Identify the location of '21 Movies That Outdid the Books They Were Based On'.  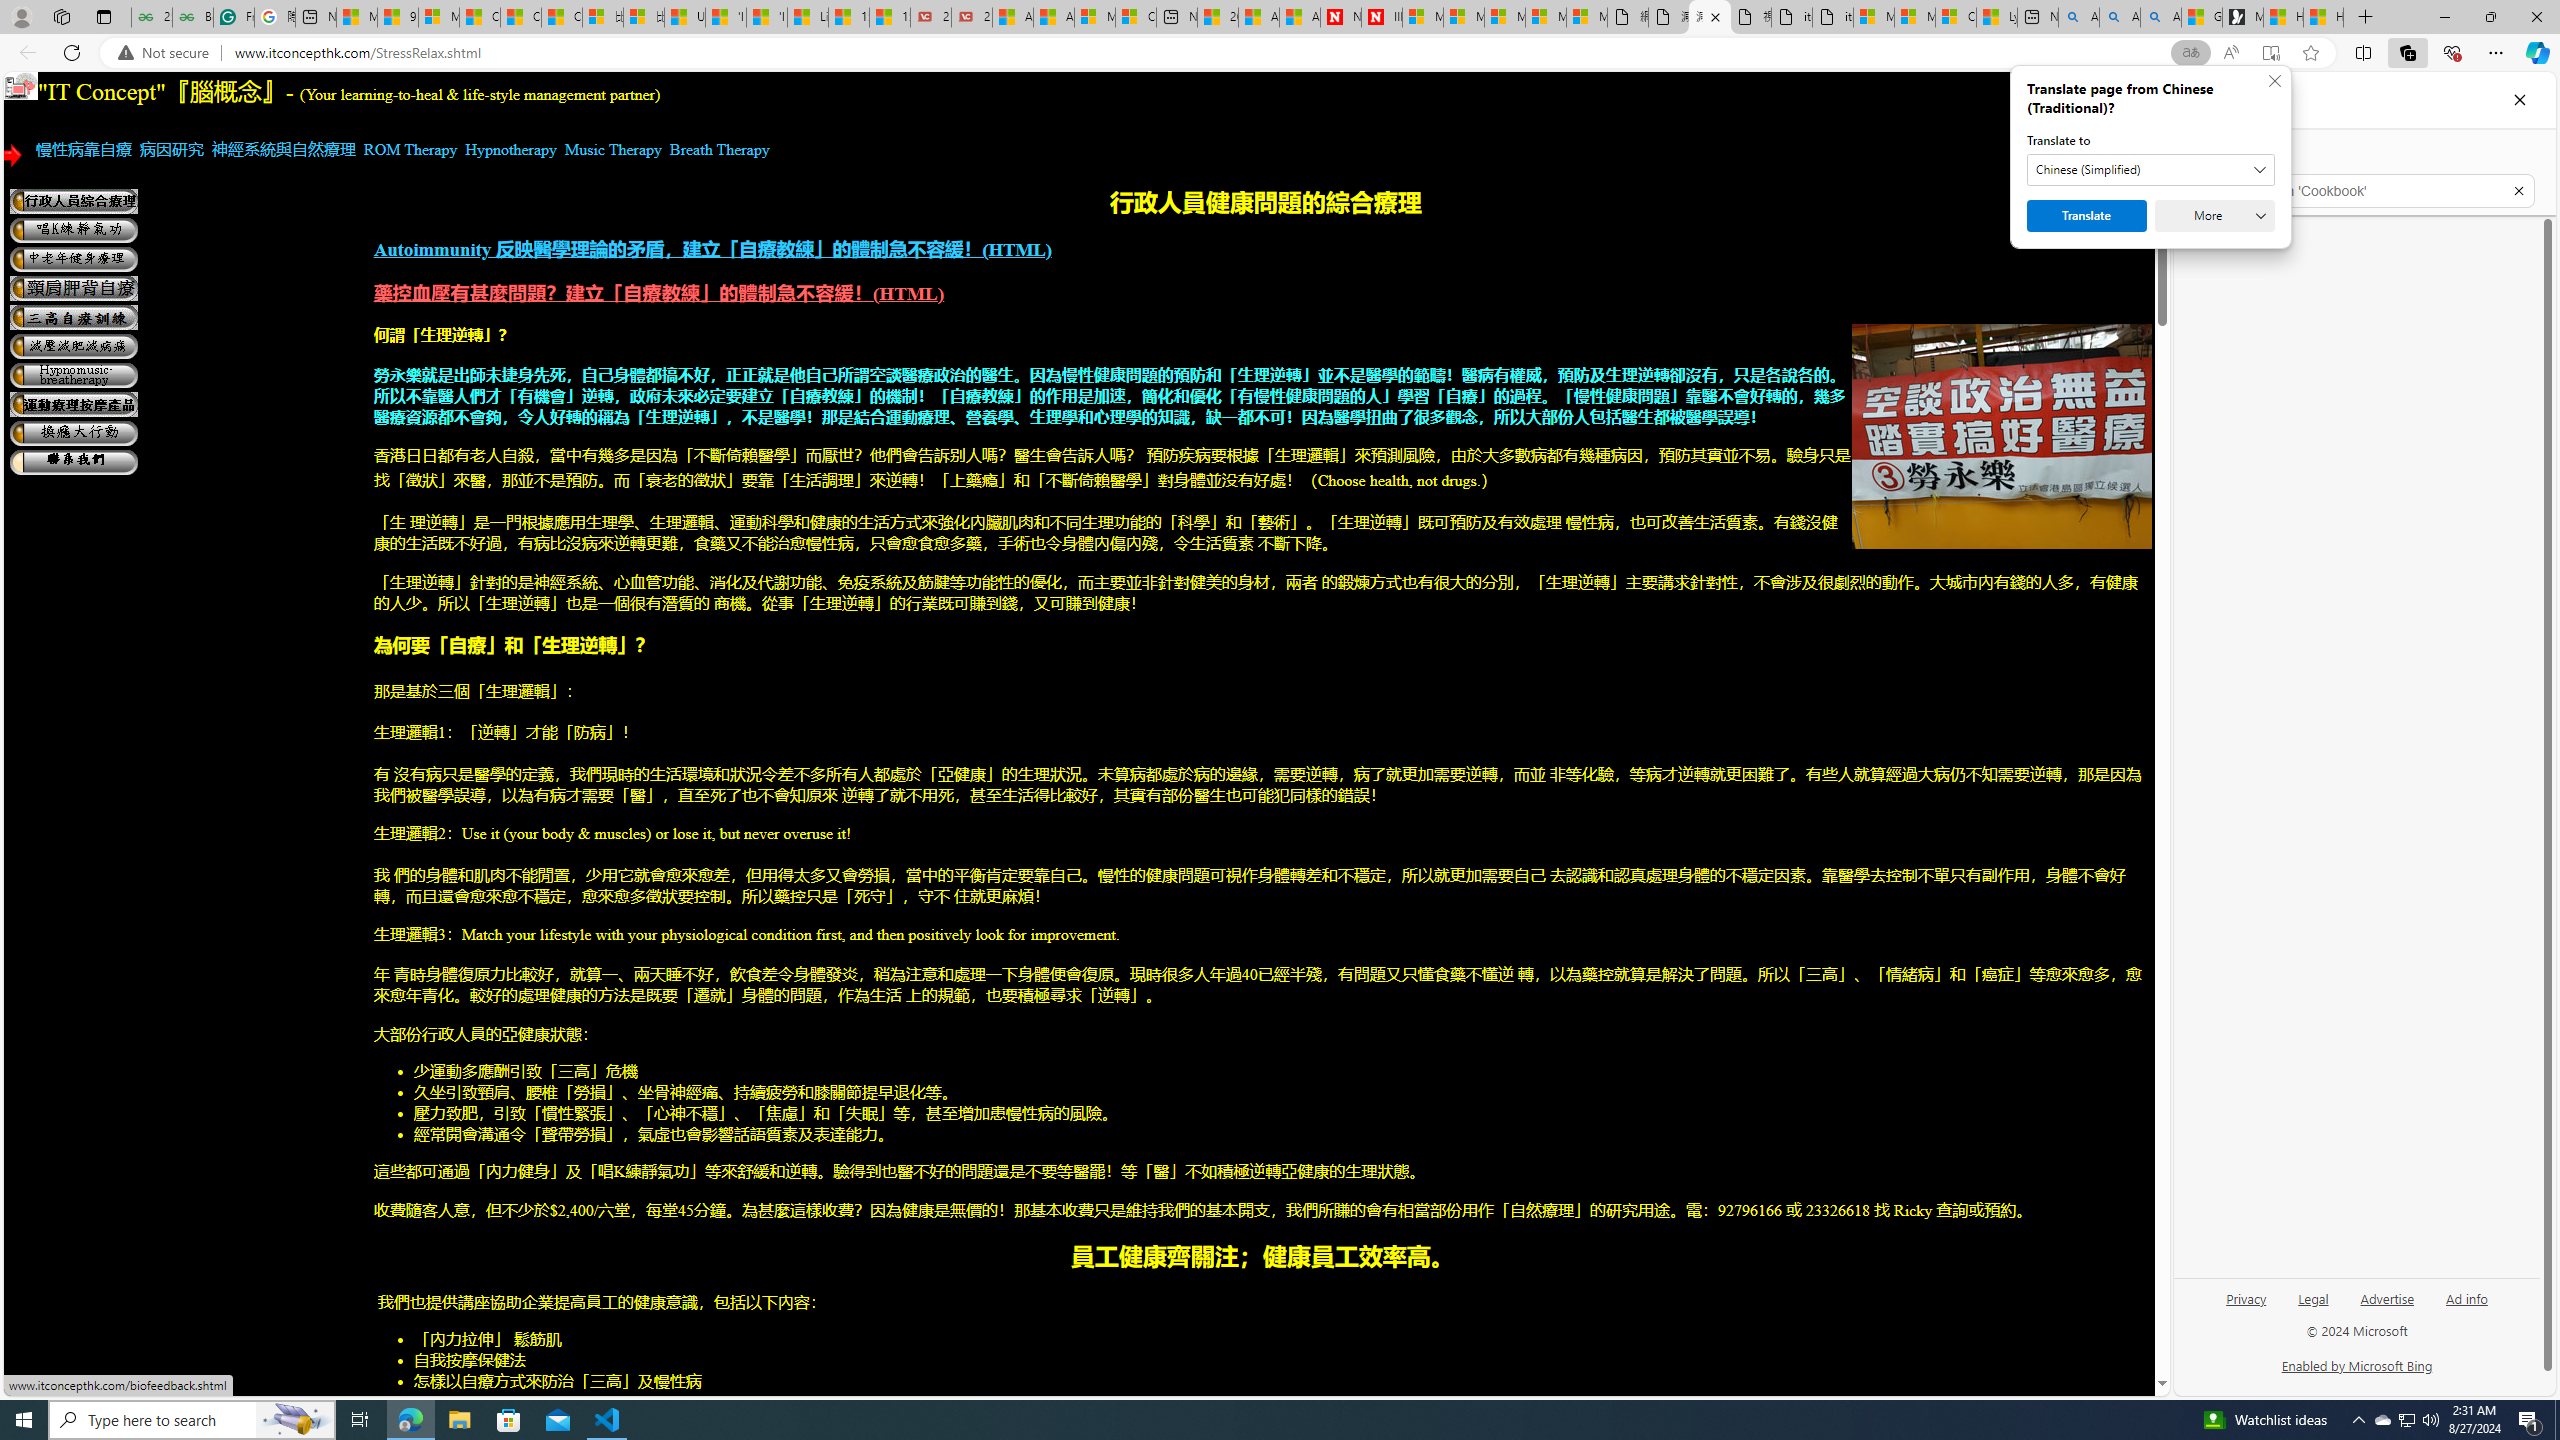
(970, 16).